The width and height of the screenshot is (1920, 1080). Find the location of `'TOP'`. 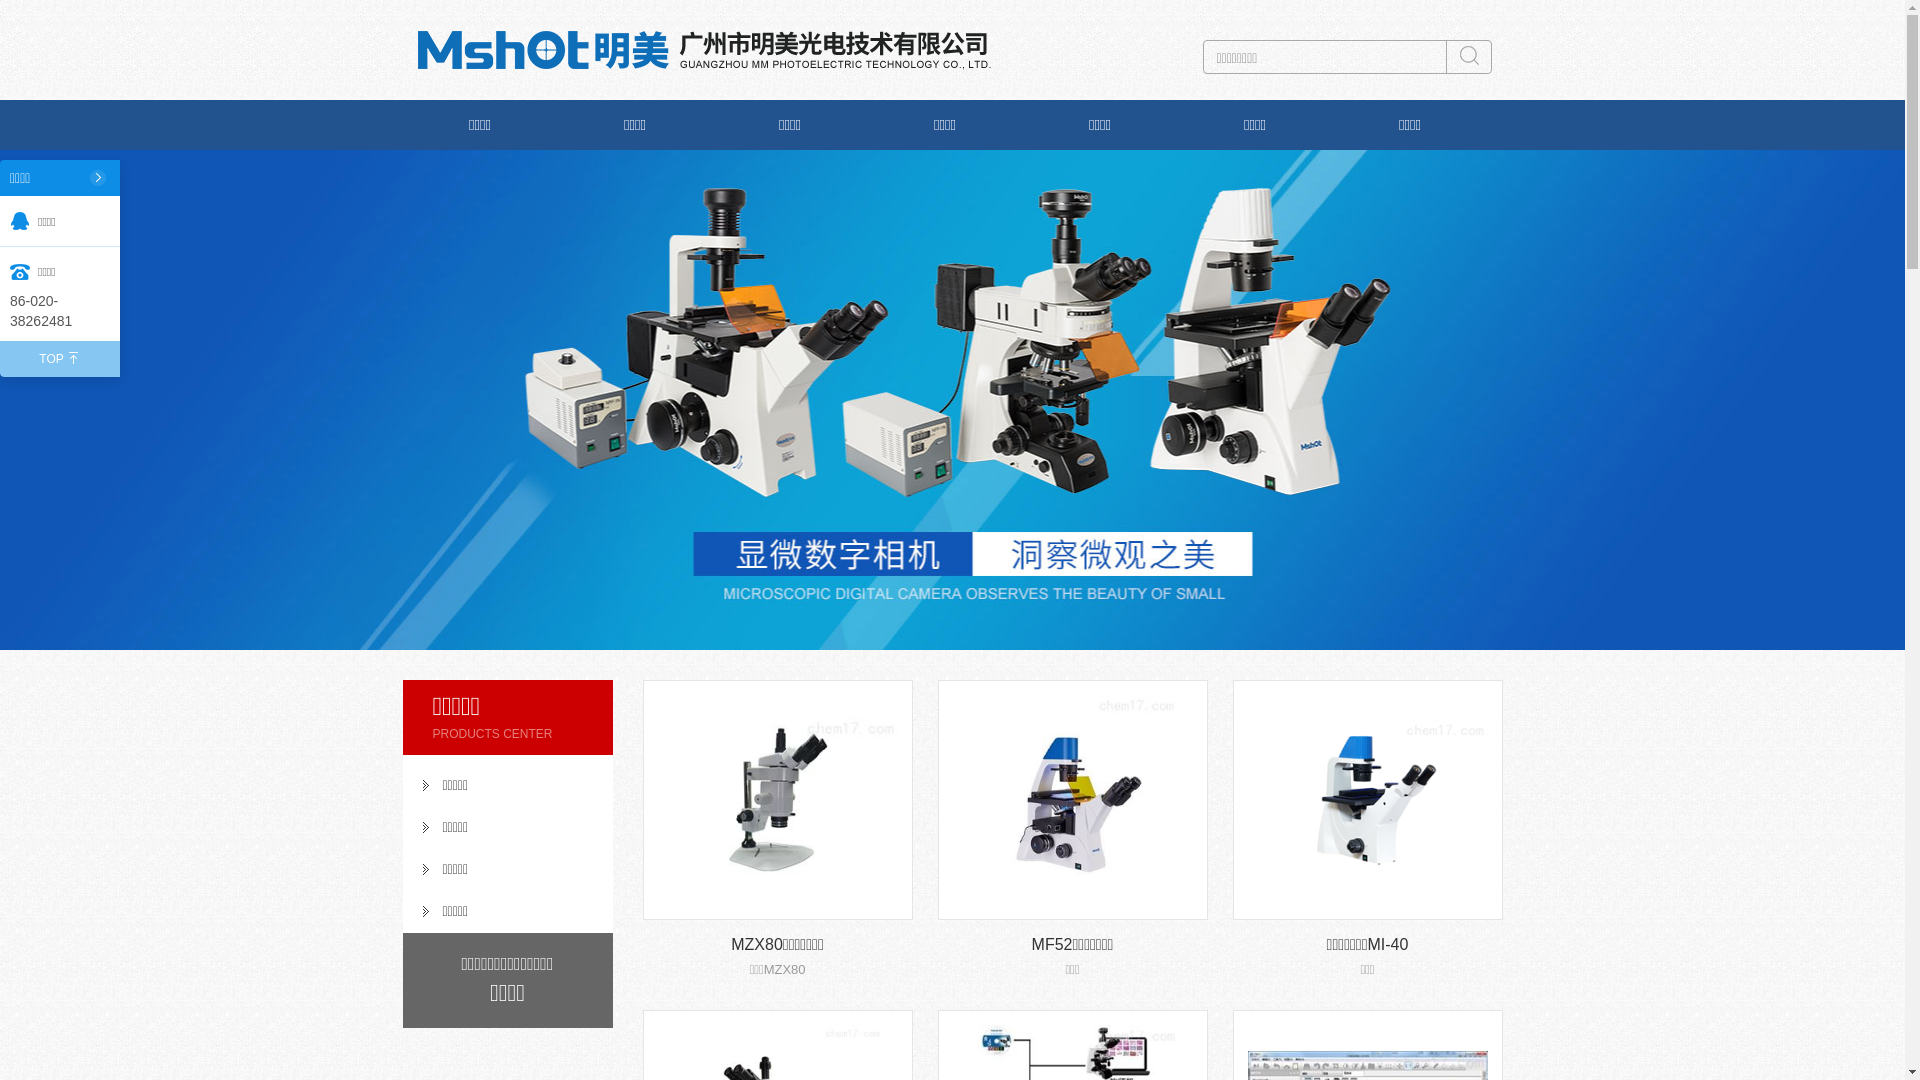

'TOP' is located at coordinates (59, 357).